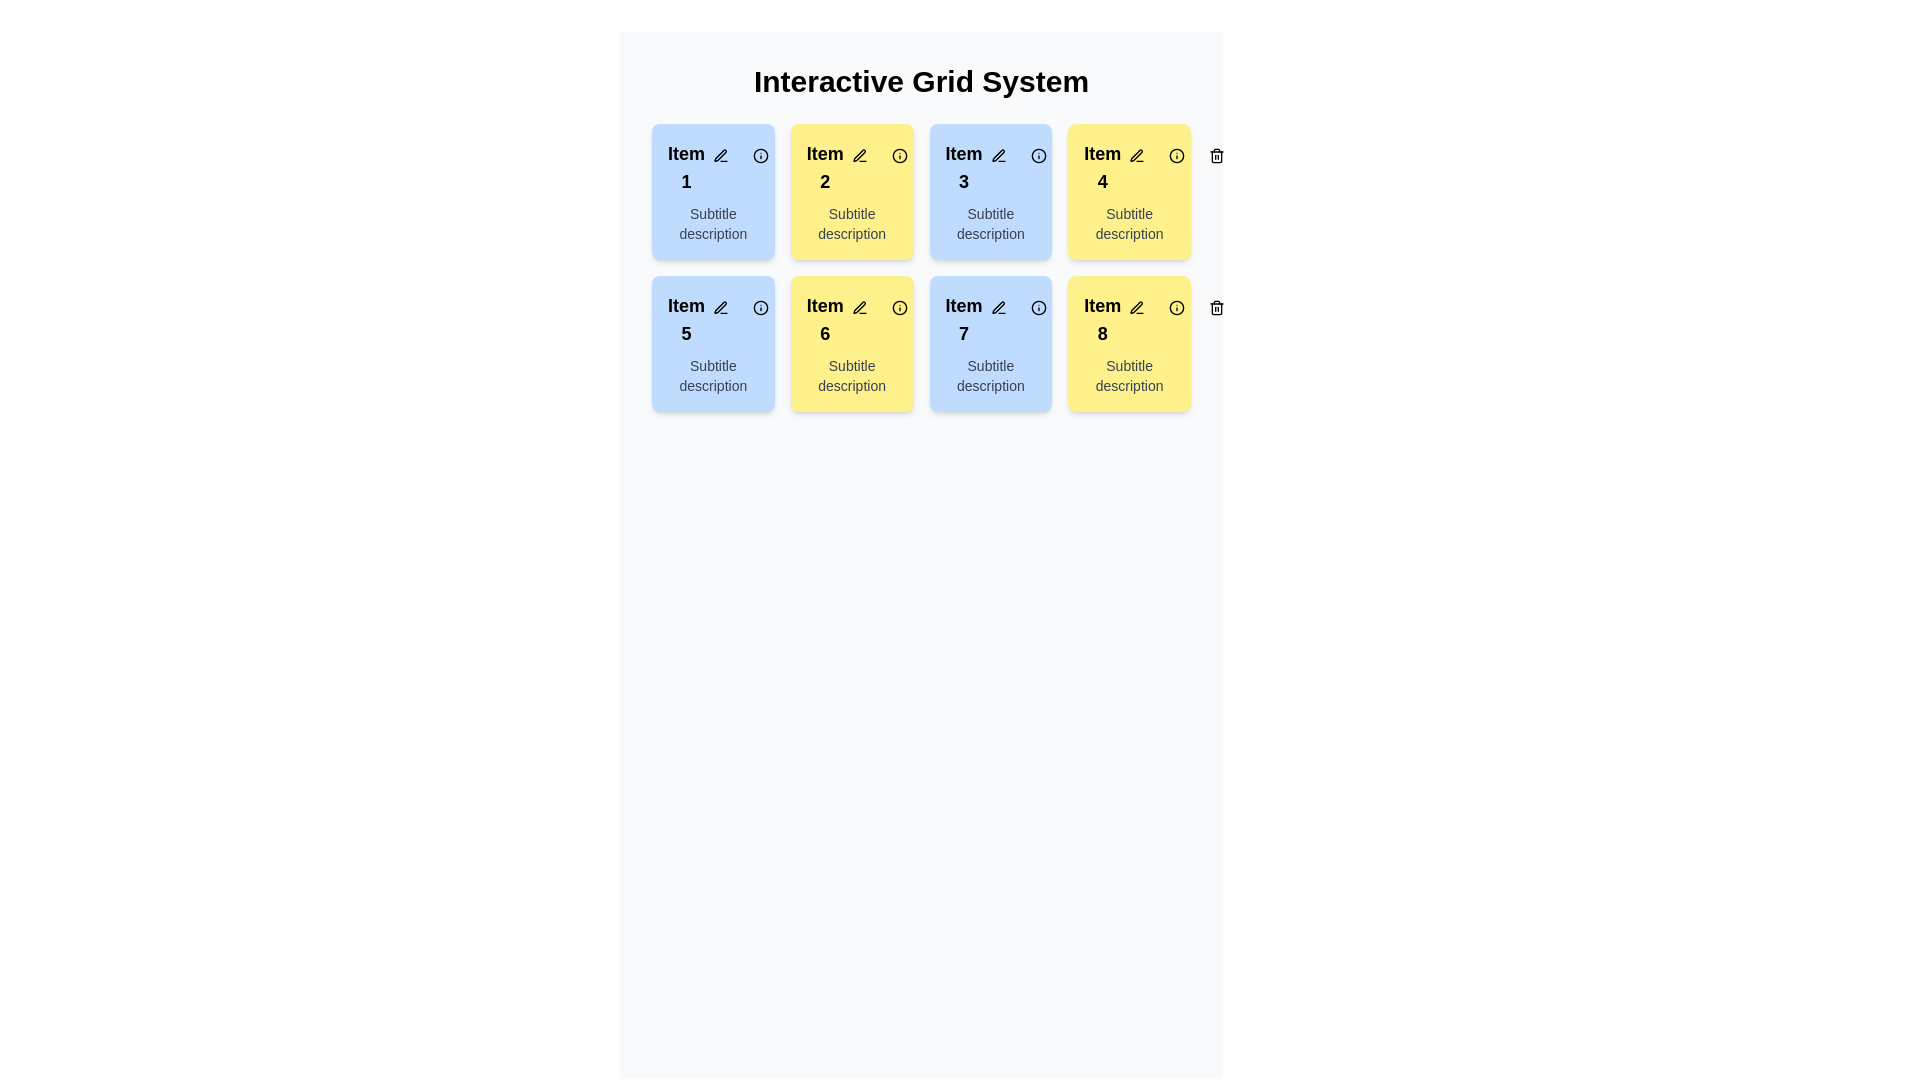  I want to click on the editing icon (SVG) located in the top-right corner of the yellow grid item labeled 'Item 4', so click(1137, 154).